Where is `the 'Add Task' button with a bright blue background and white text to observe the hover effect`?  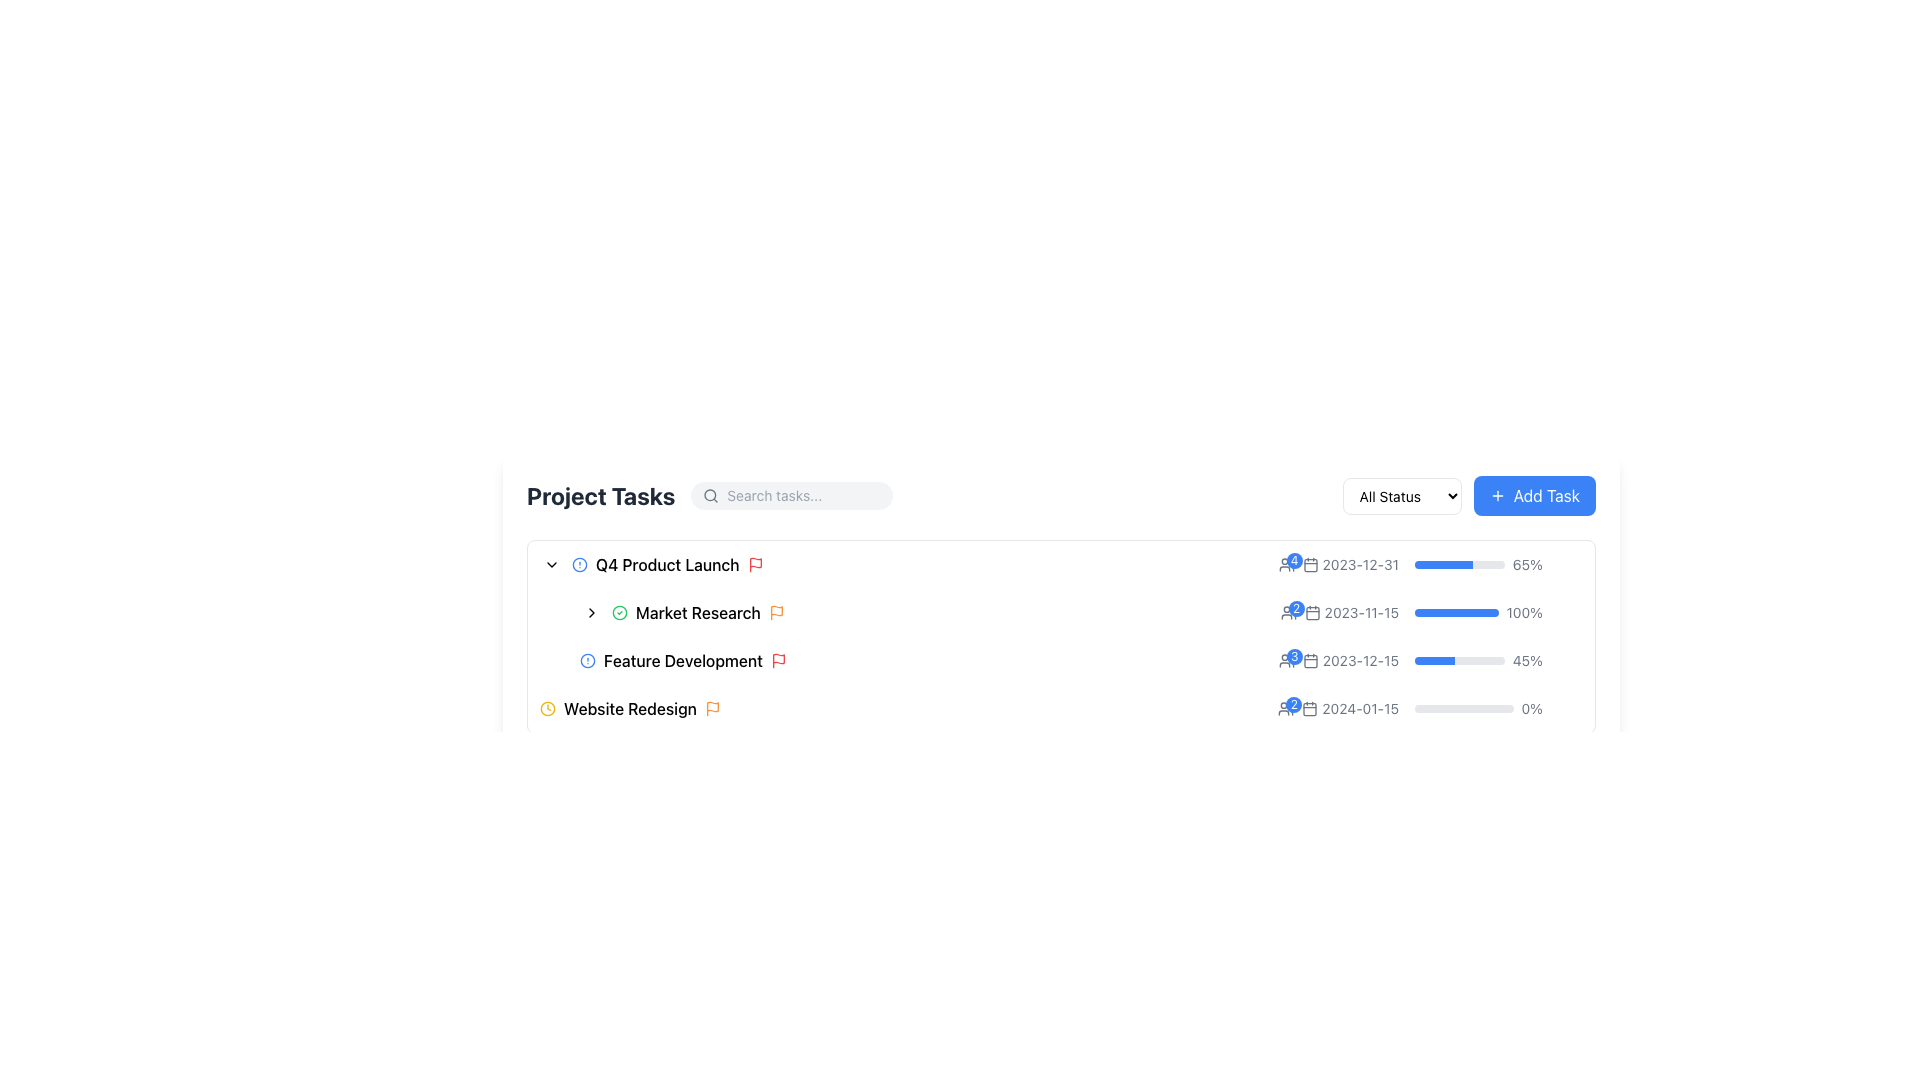 the 'Add Task' button with a bright blue background and white text to observe the hover effect is located at coordinates (1533, 495).